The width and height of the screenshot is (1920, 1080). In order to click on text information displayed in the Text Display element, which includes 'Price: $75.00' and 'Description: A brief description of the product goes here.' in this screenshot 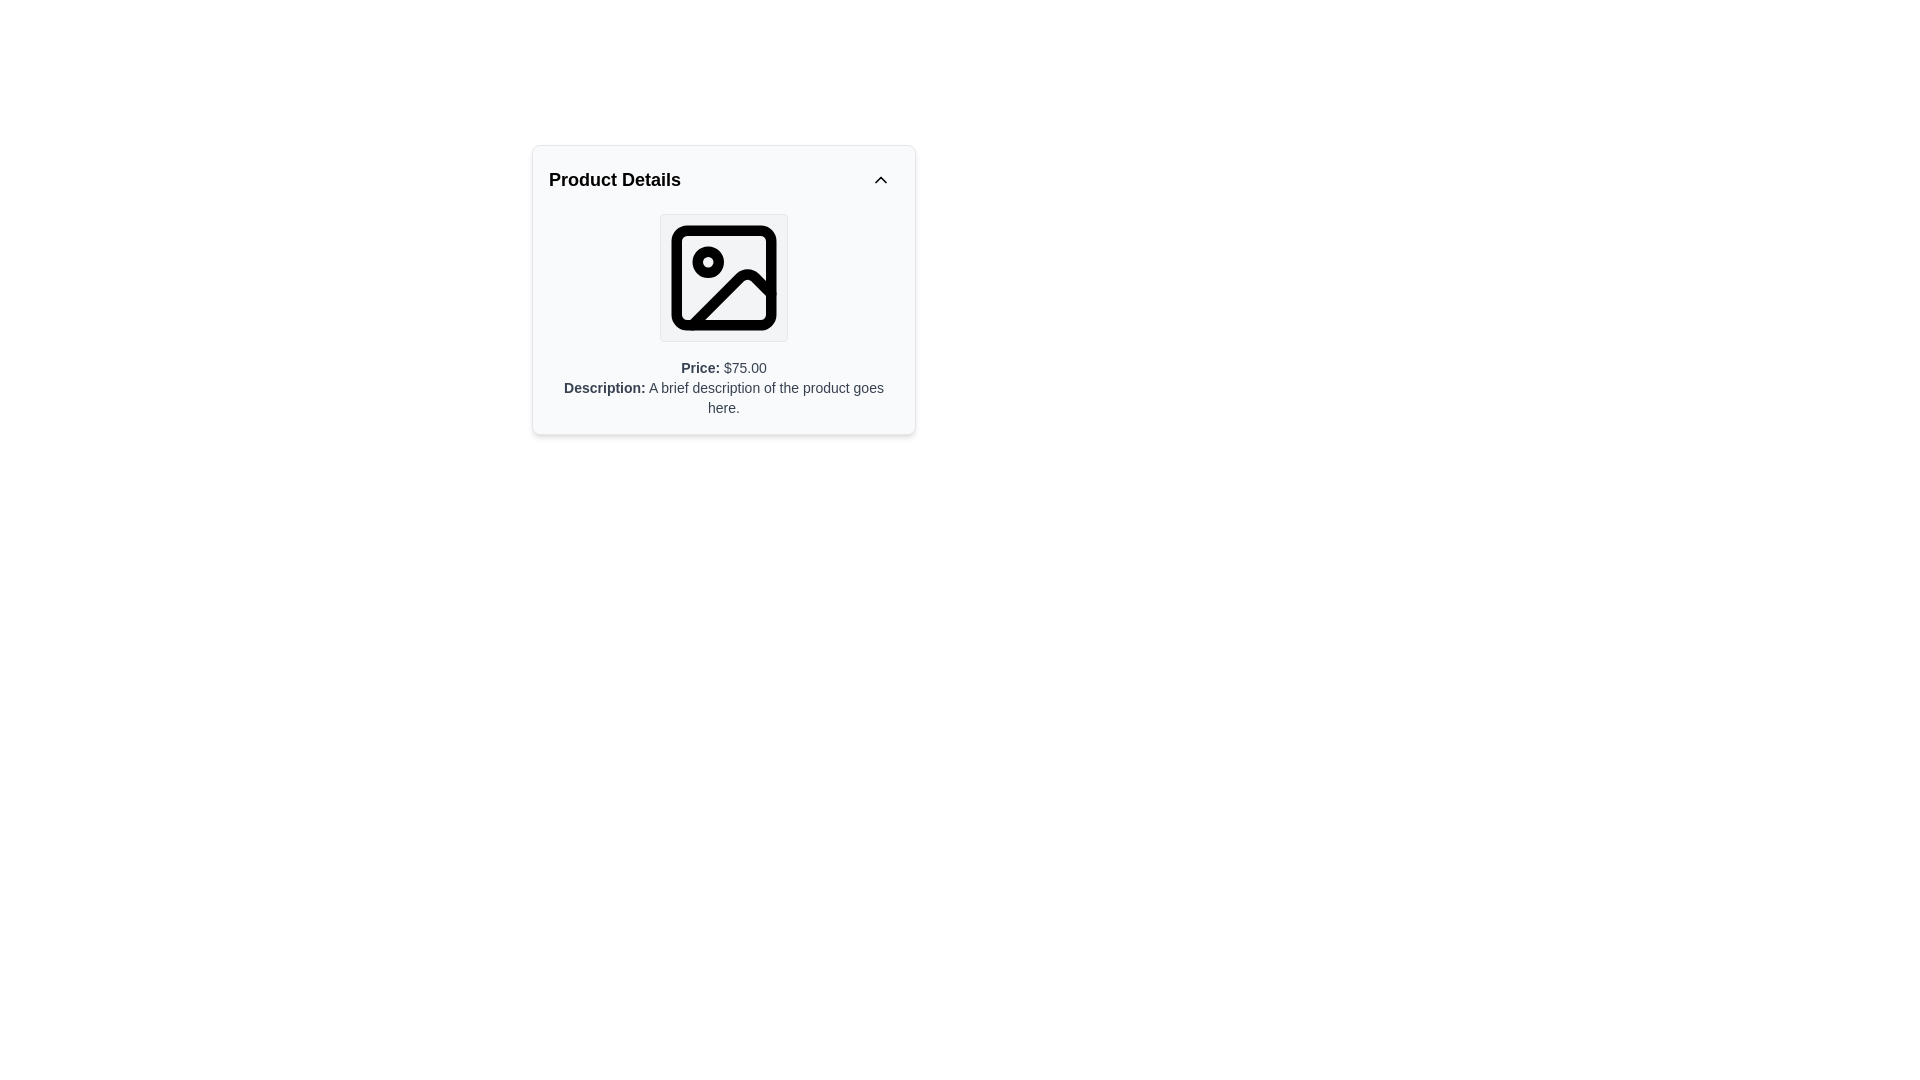, I will do `click(723, 388)`.